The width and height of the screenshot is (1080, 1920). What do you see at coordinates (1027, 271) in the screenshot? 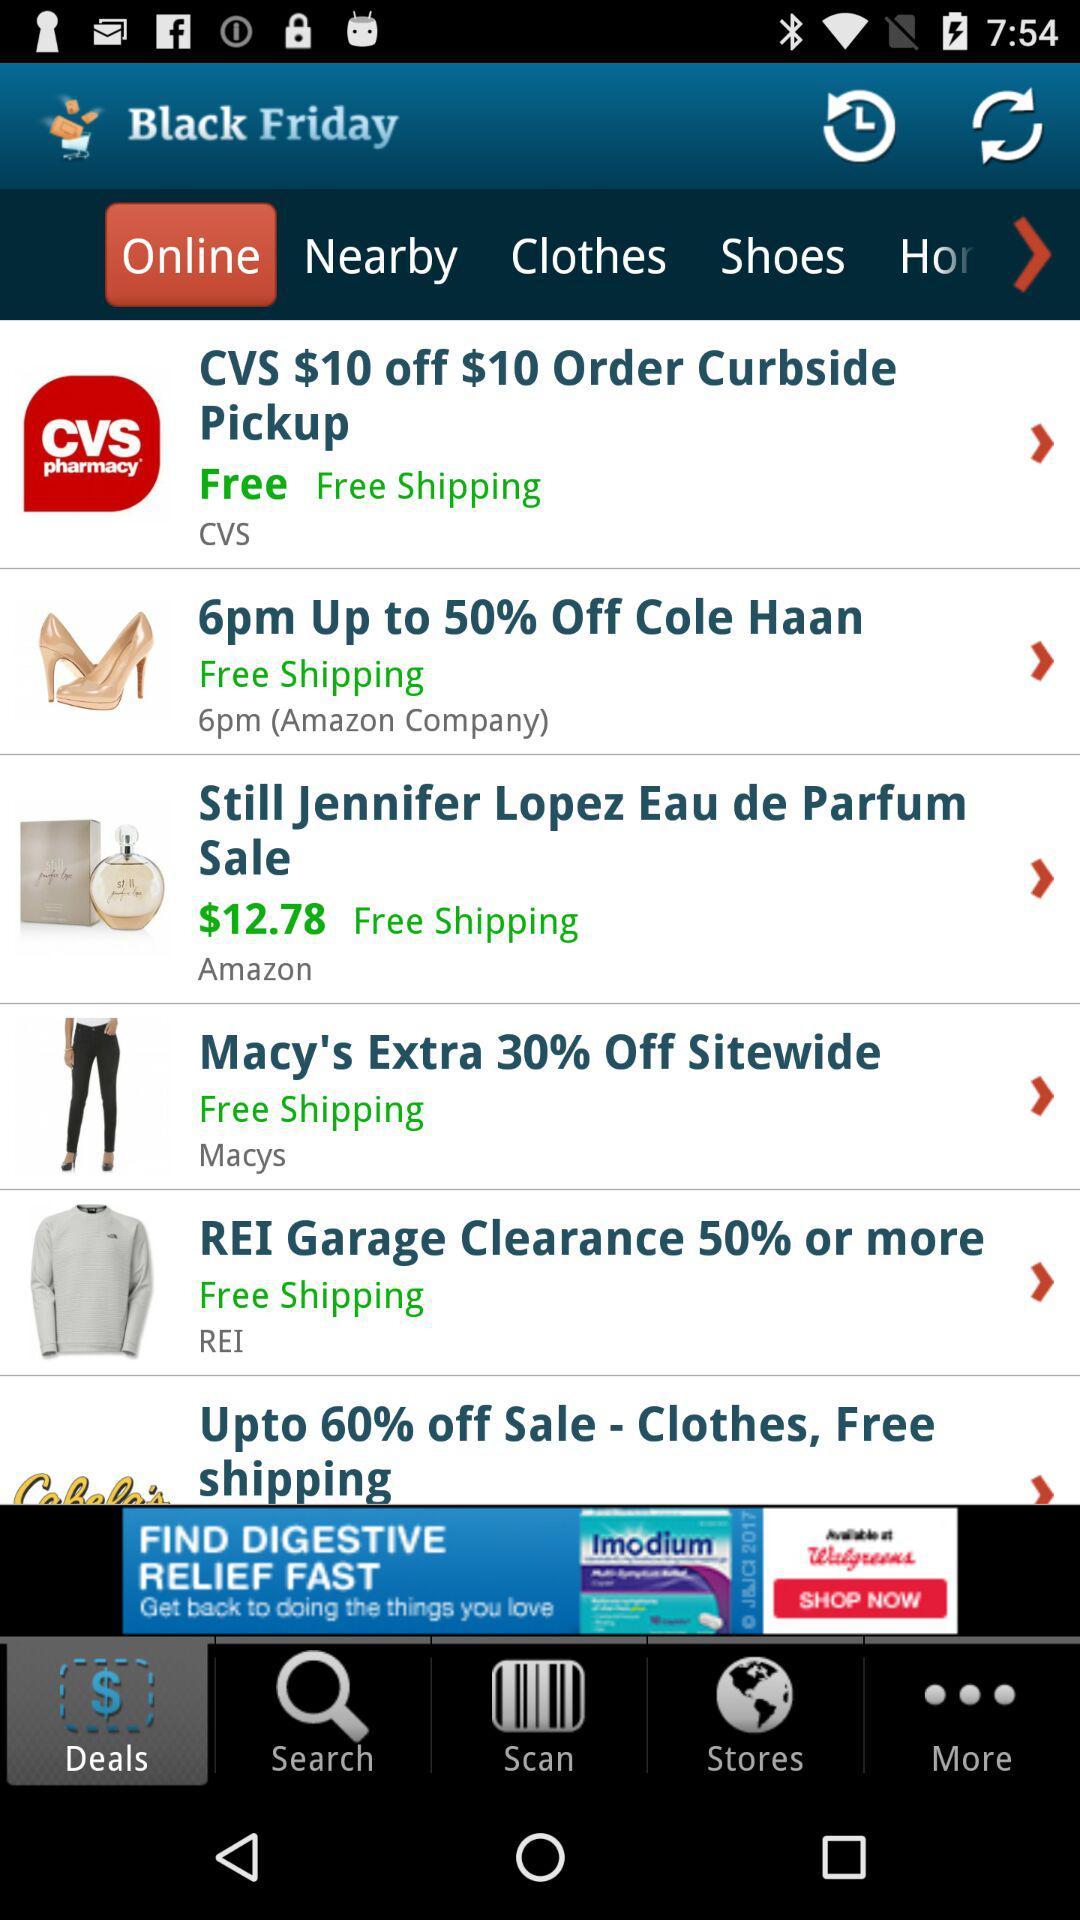
I see `the arrow_forward icon` at bounding box center [1027, 271].